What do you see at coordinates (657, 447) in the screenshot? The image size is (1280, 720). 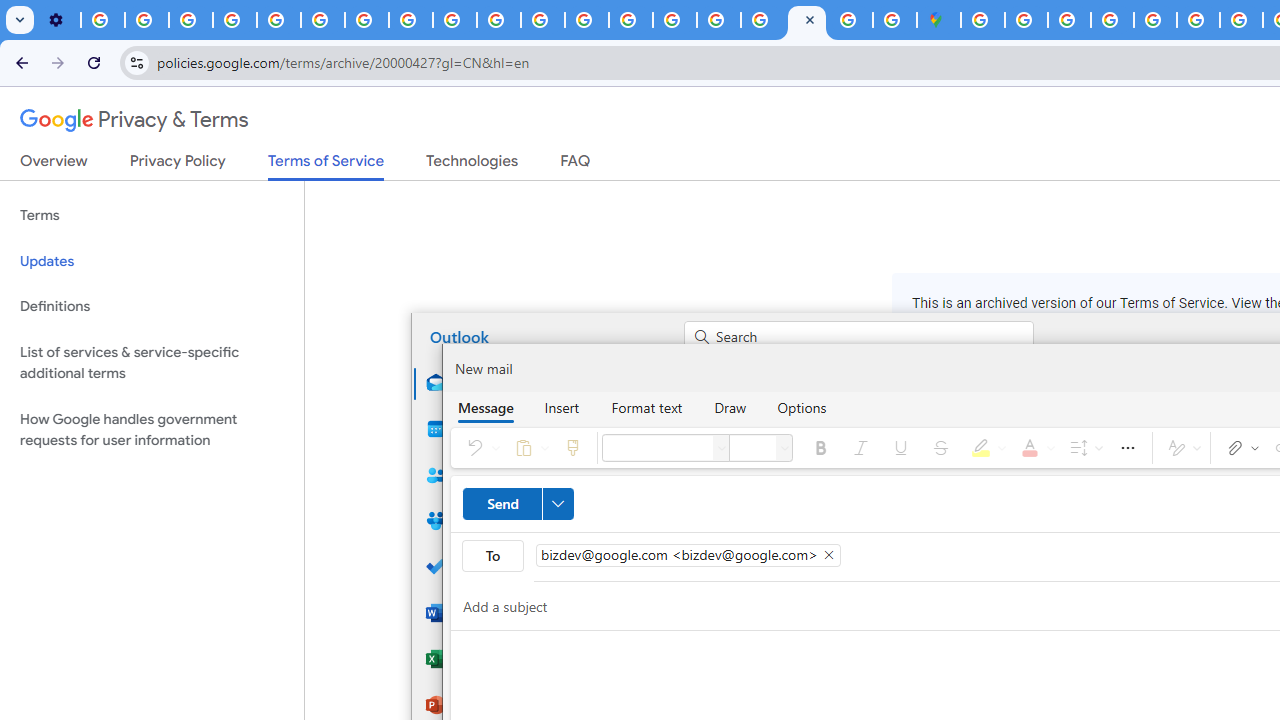 I see `'Font'` at bounding box center [657, 447].